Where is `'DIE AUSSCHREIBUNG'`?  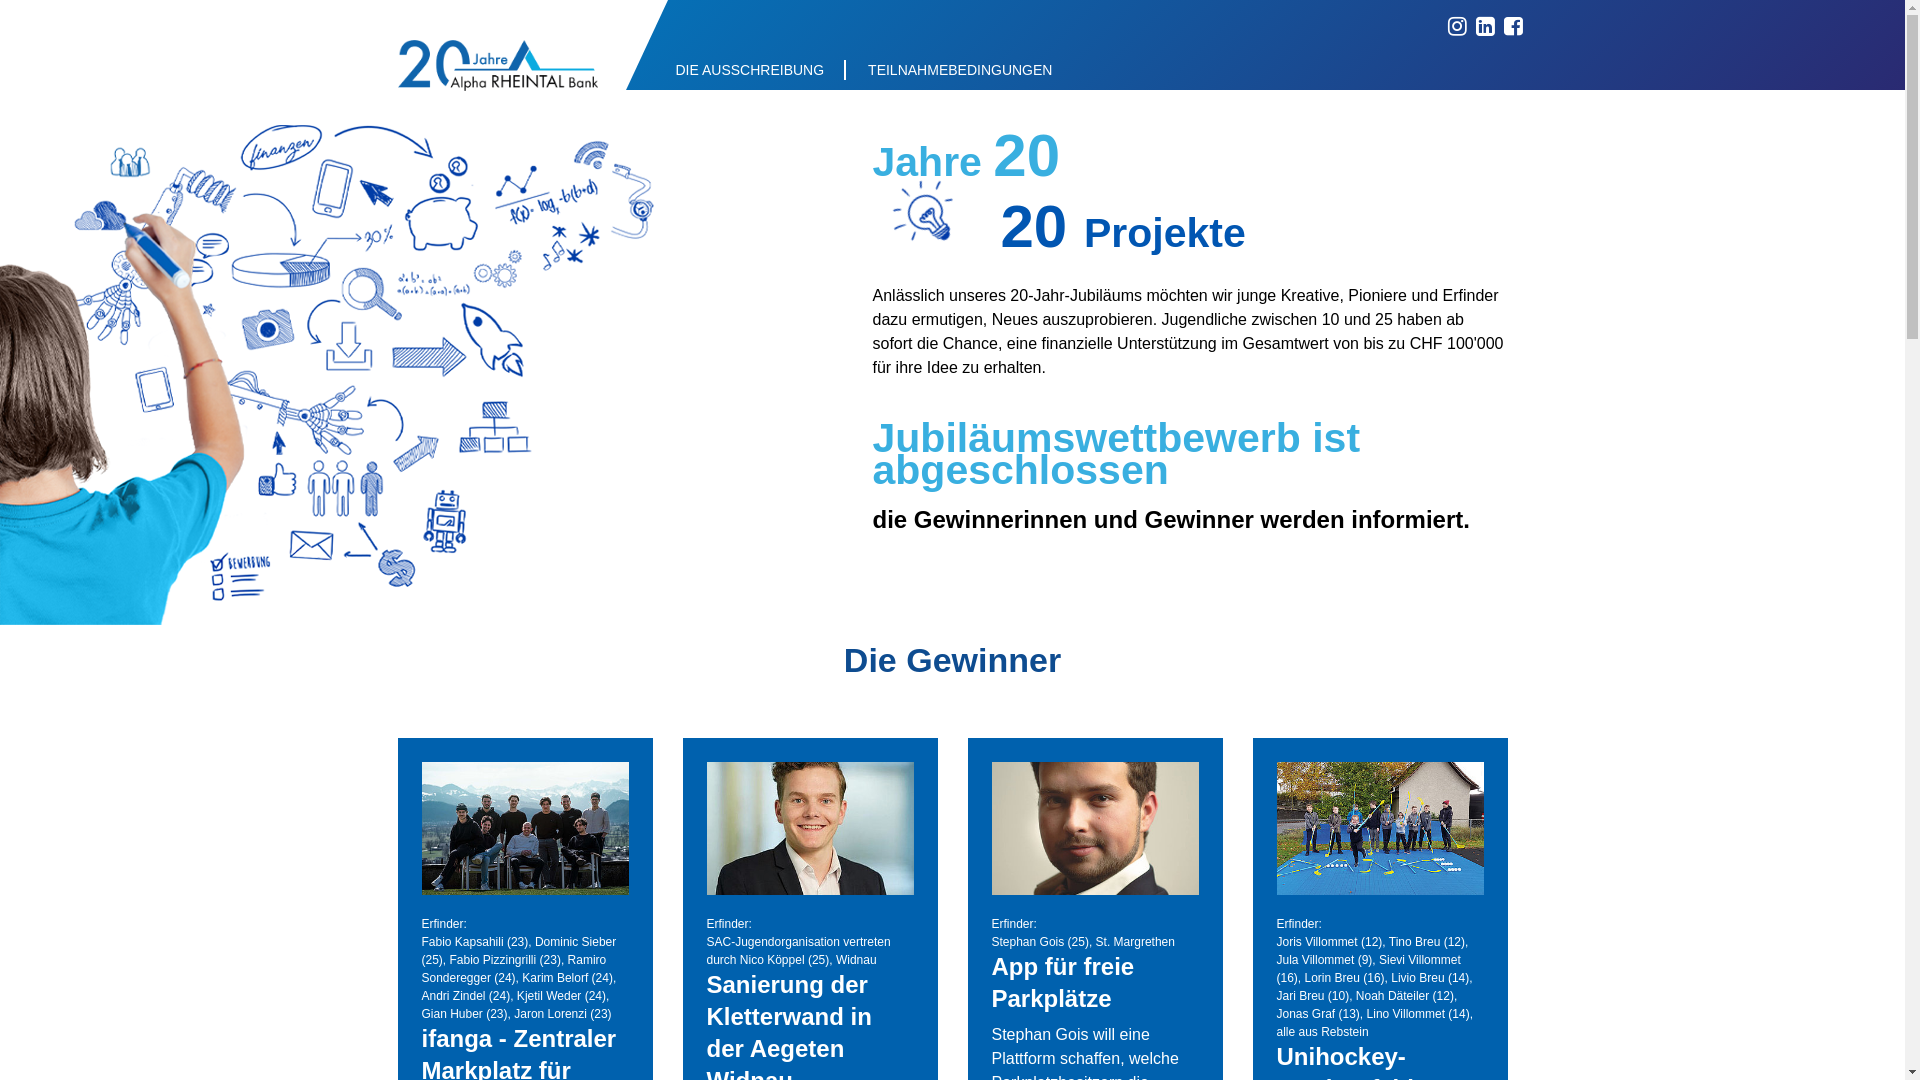
'DIE AUSSCHREIBUNG' is located at coordinates (653, 68).